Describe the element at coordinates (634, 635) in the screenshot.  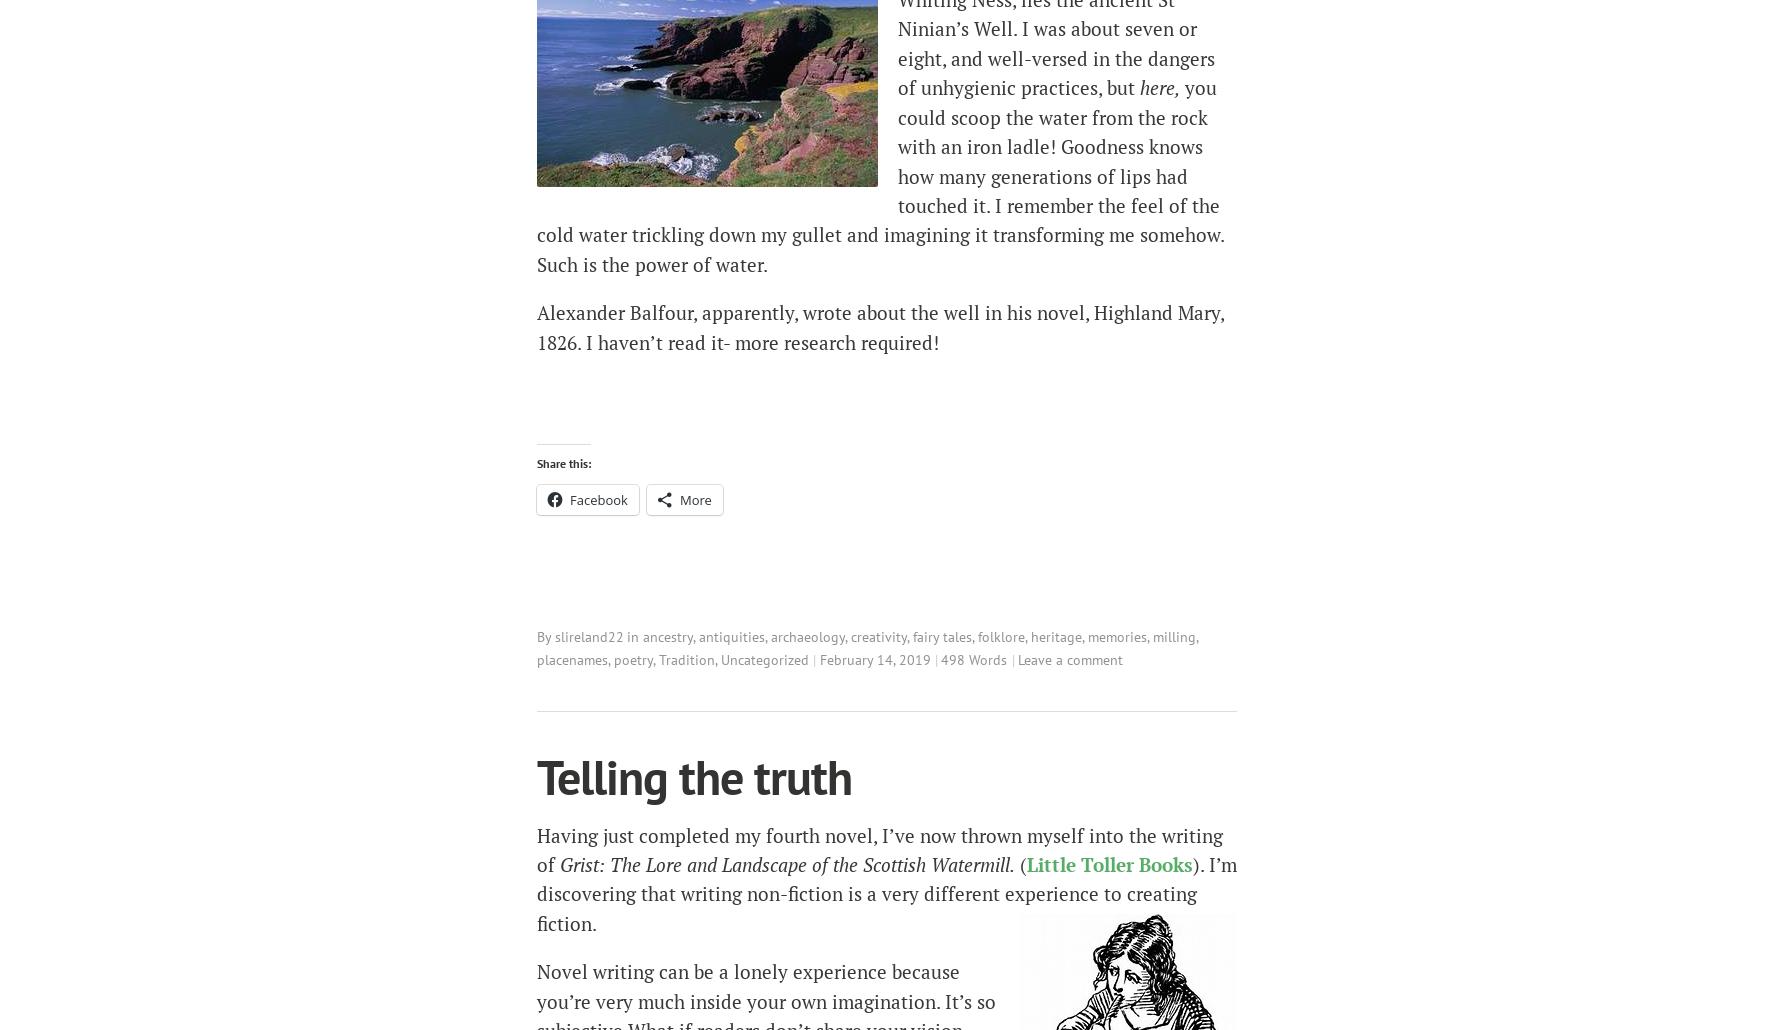
I see `'in'` at that location.